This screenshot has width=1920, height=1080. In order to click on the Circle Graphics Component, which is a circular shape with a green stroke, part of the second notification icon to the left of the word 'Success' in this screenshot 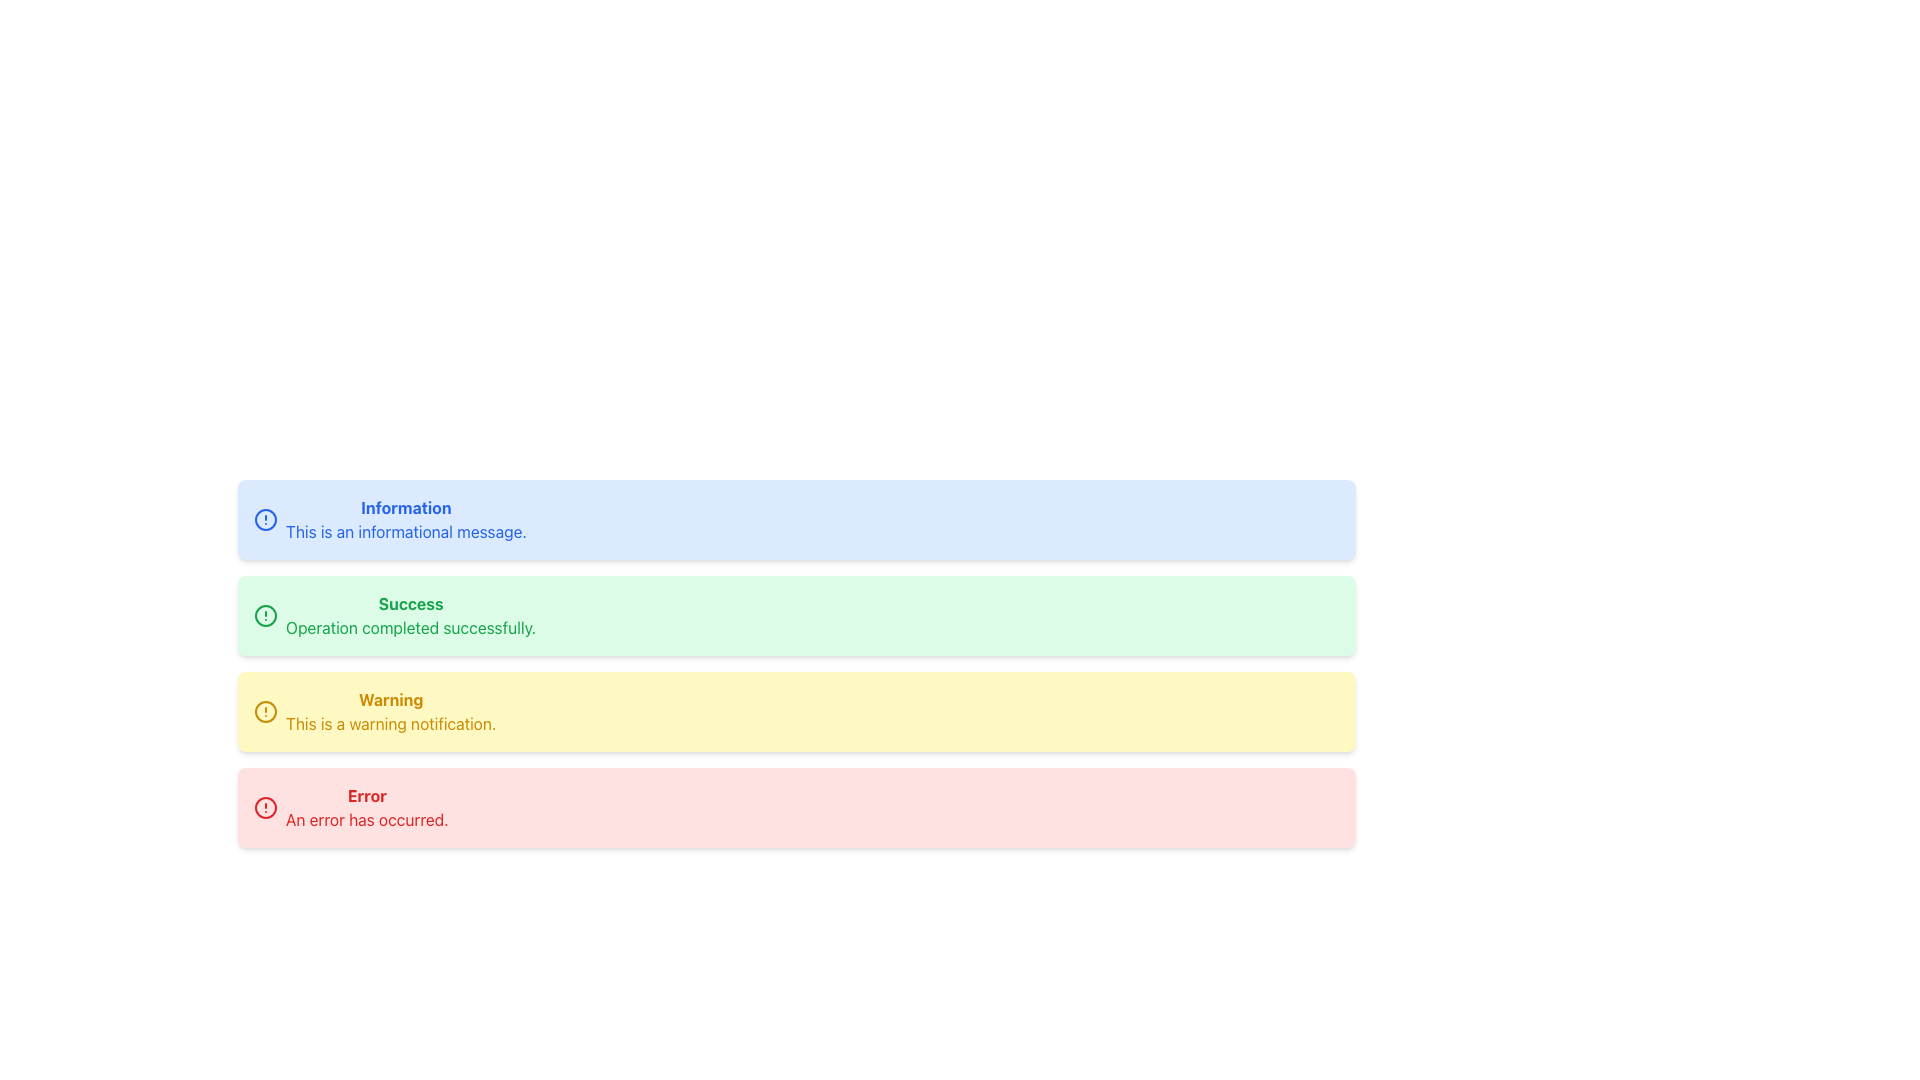, I will do `click(264, 615)`.